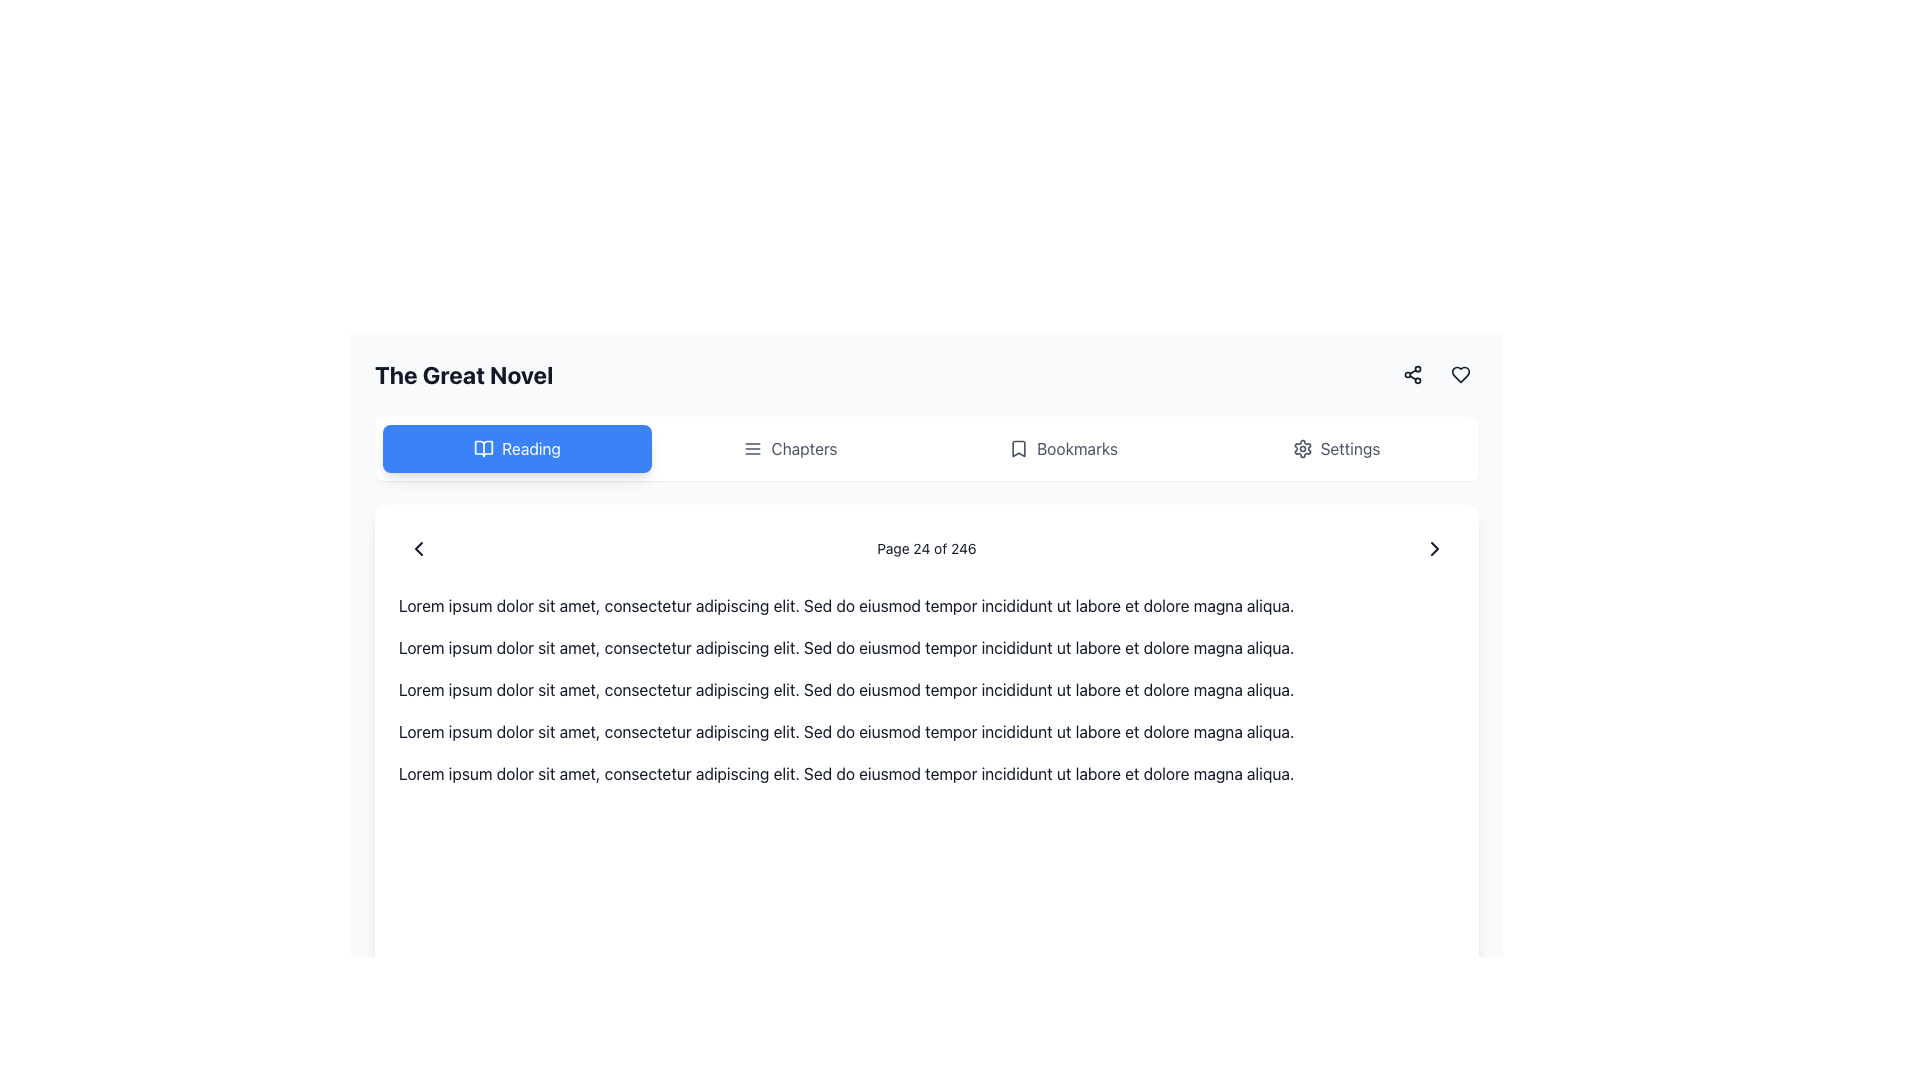 The width and height of the screenshot is (1920, 1080). What do you see at coordinates (1434, 548) in the screenshot?
I see `the 'Next Page' button with an embedded icon located at the far right of the horizontal navigation bar` at bounding box center [1434, 548].